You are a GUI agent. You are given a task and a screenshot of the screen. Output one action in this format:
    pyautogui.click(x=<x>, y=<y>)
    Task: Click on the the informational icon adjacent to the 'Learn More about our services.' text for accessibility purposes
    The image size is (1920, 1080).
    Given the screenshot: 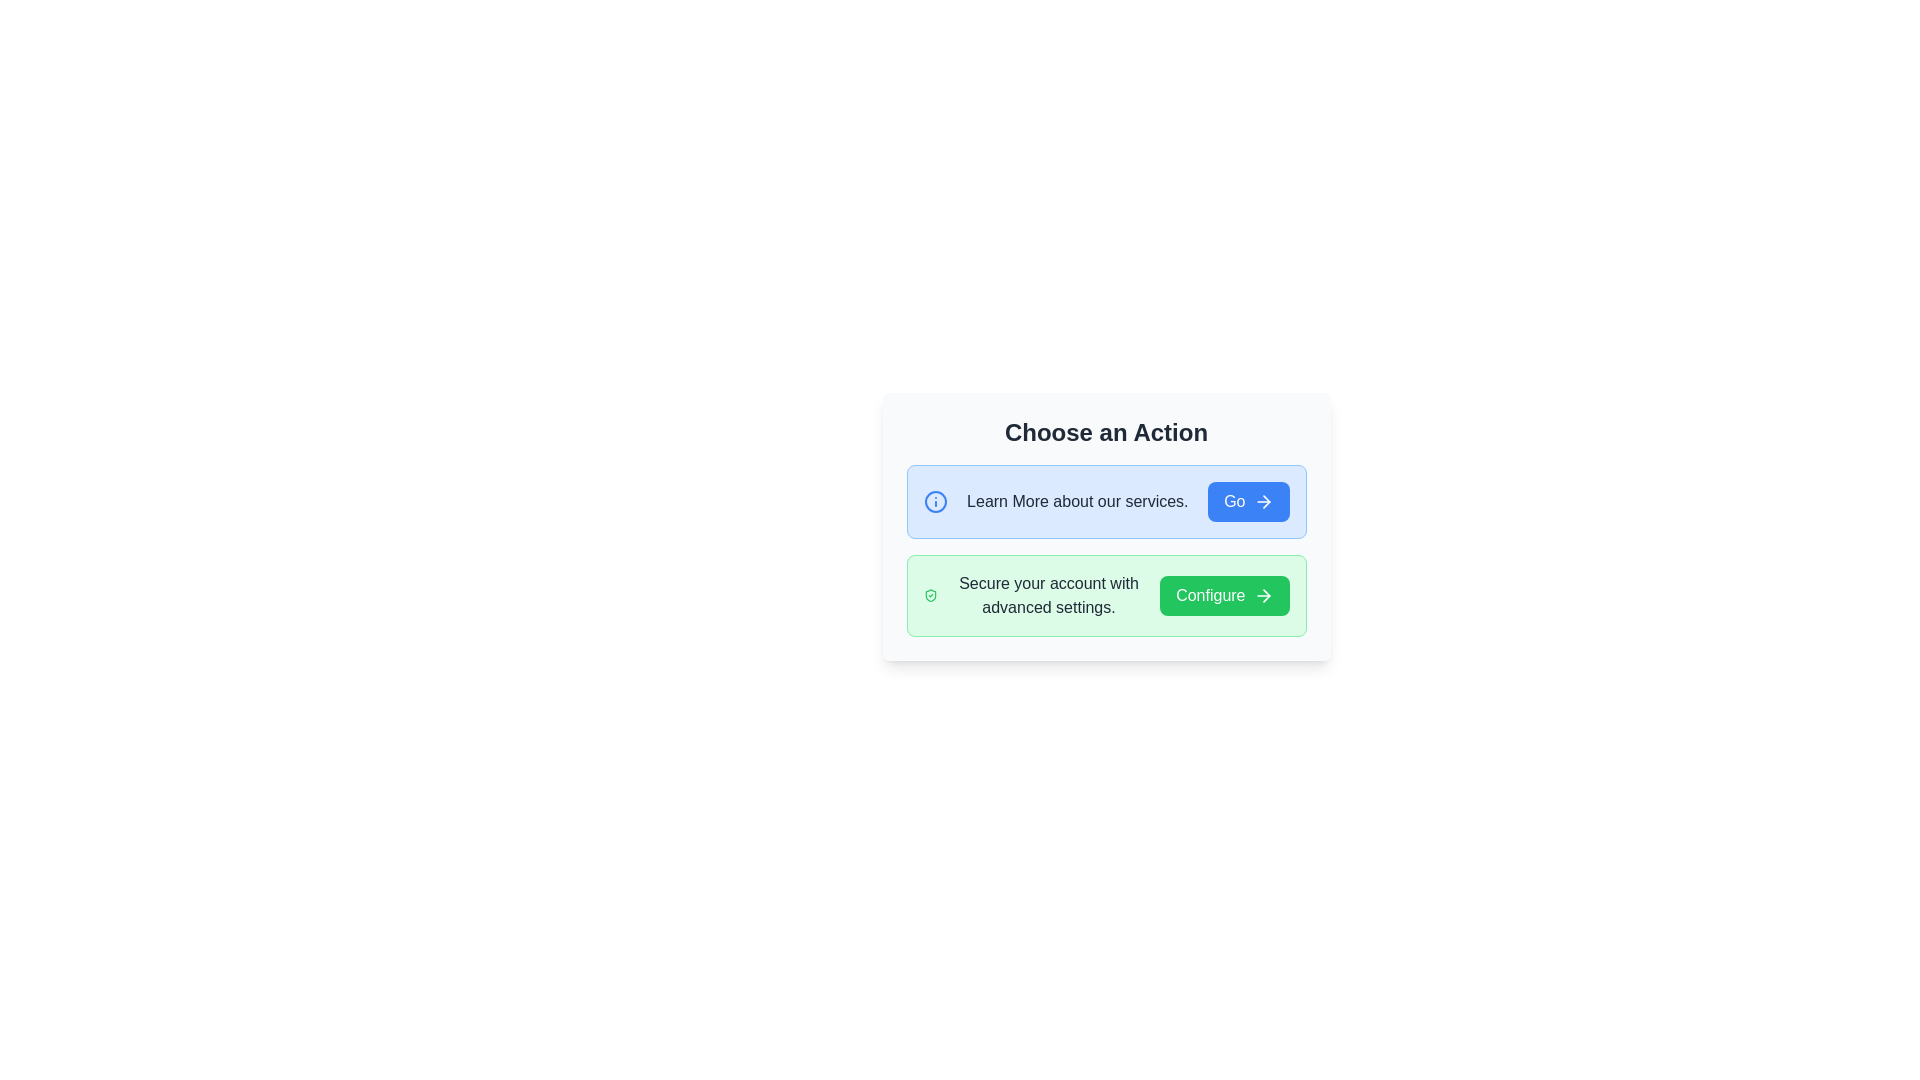 What is the action you would take?
    pyautogui.click(x=934, y=500)
    